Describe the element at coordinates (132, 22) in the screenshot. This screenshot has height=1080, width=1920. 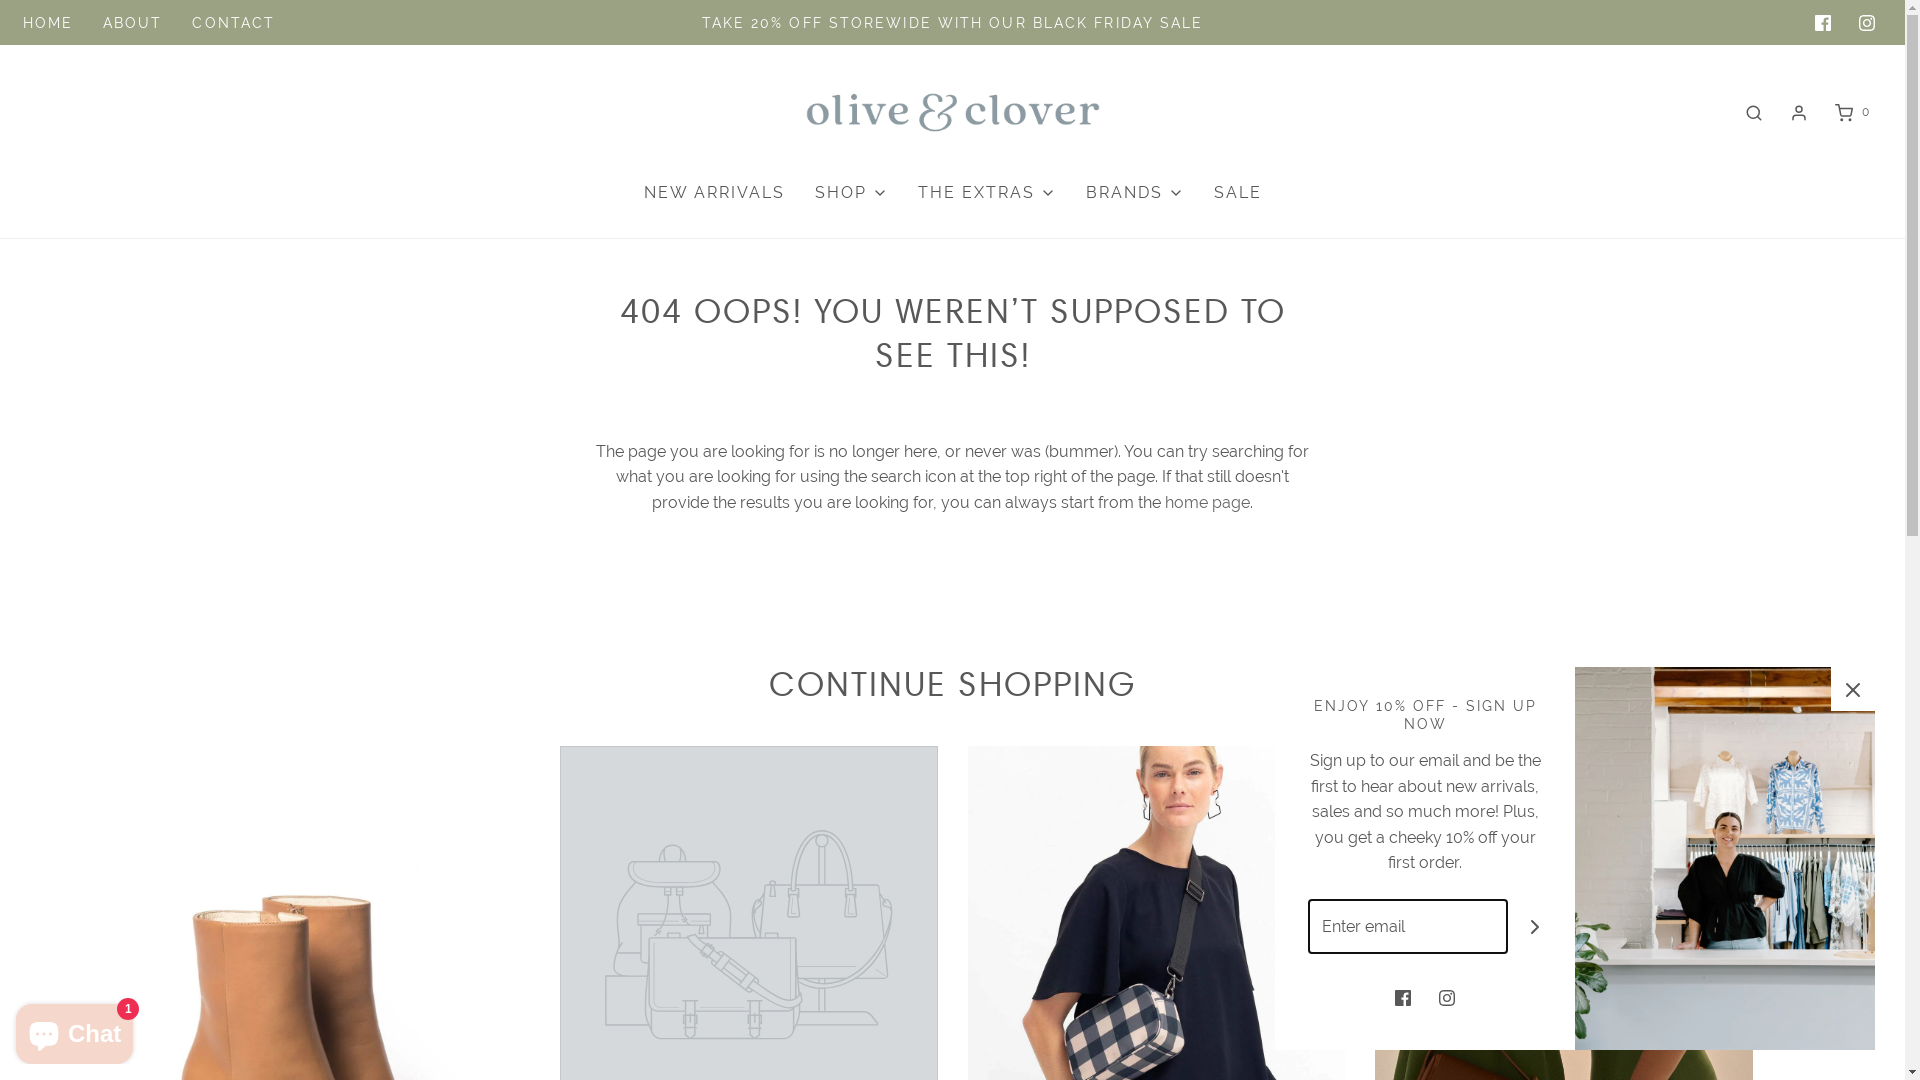
I see `'ABOUT'` at that location.